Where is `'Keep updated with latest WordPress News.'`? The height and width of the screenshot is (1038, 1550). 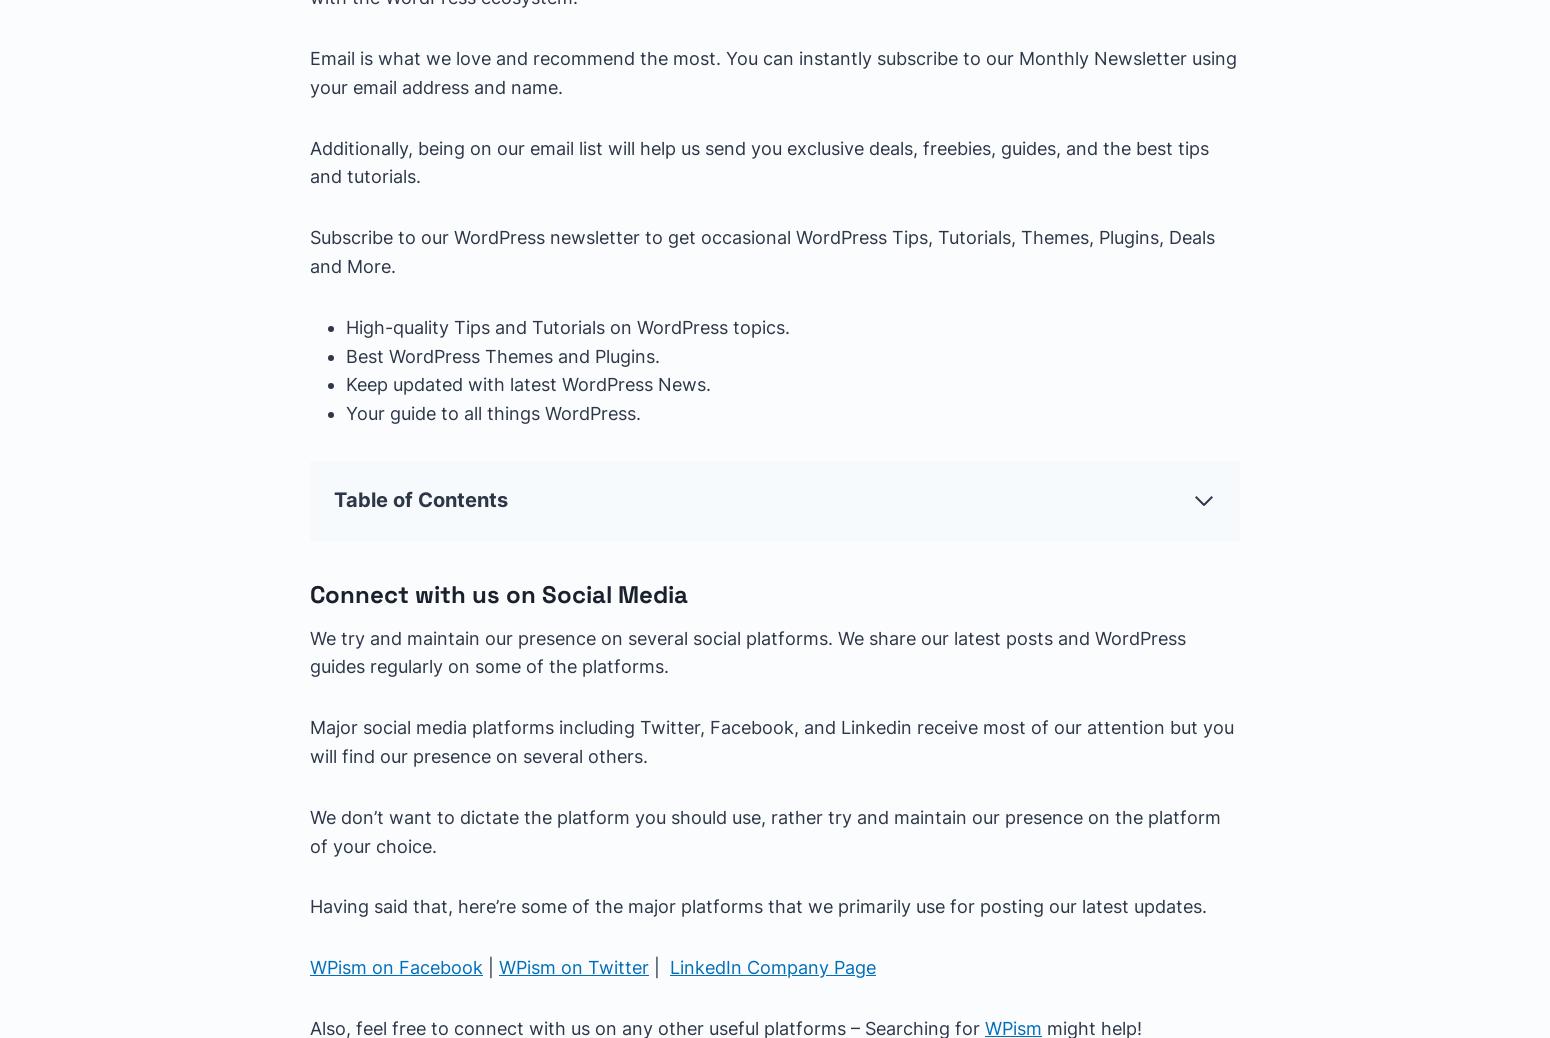 'Keep updated with latest WordPress News.' is located at coordinates (527, 384).